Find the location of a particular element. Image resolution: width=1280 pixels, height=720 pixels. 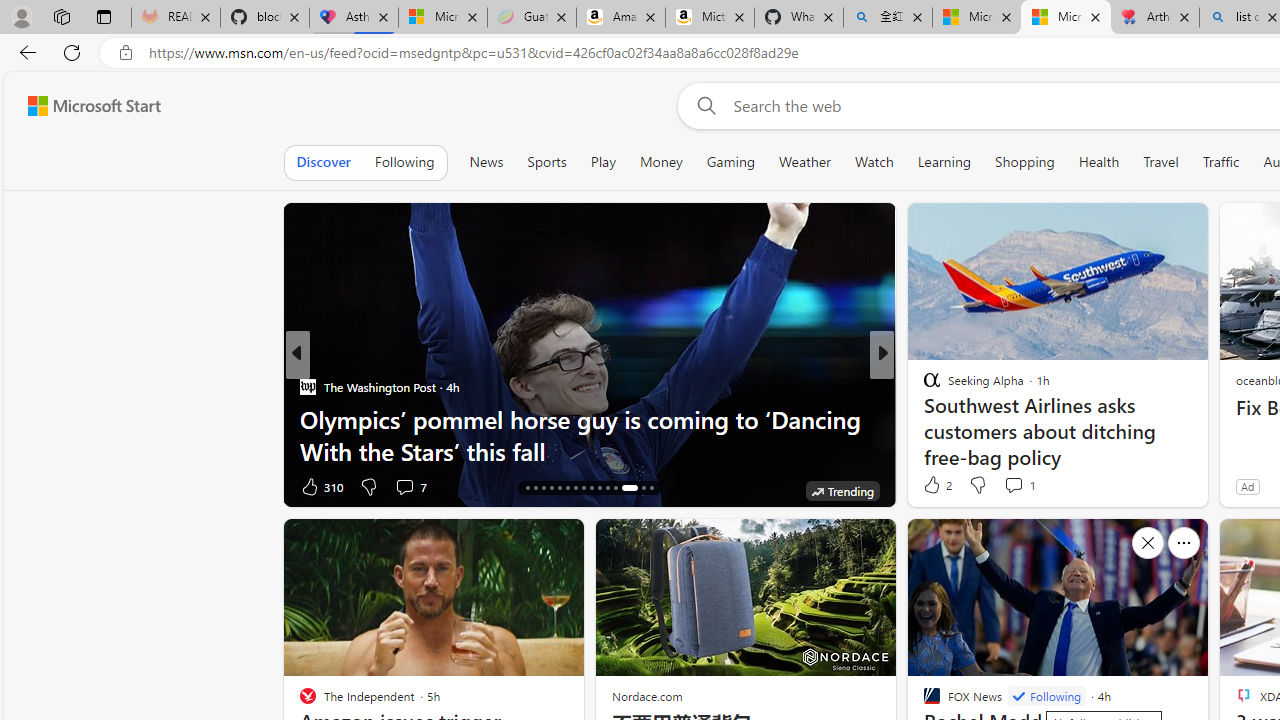

'View comments 1 Comment' is located at coordinates (1013, 485).